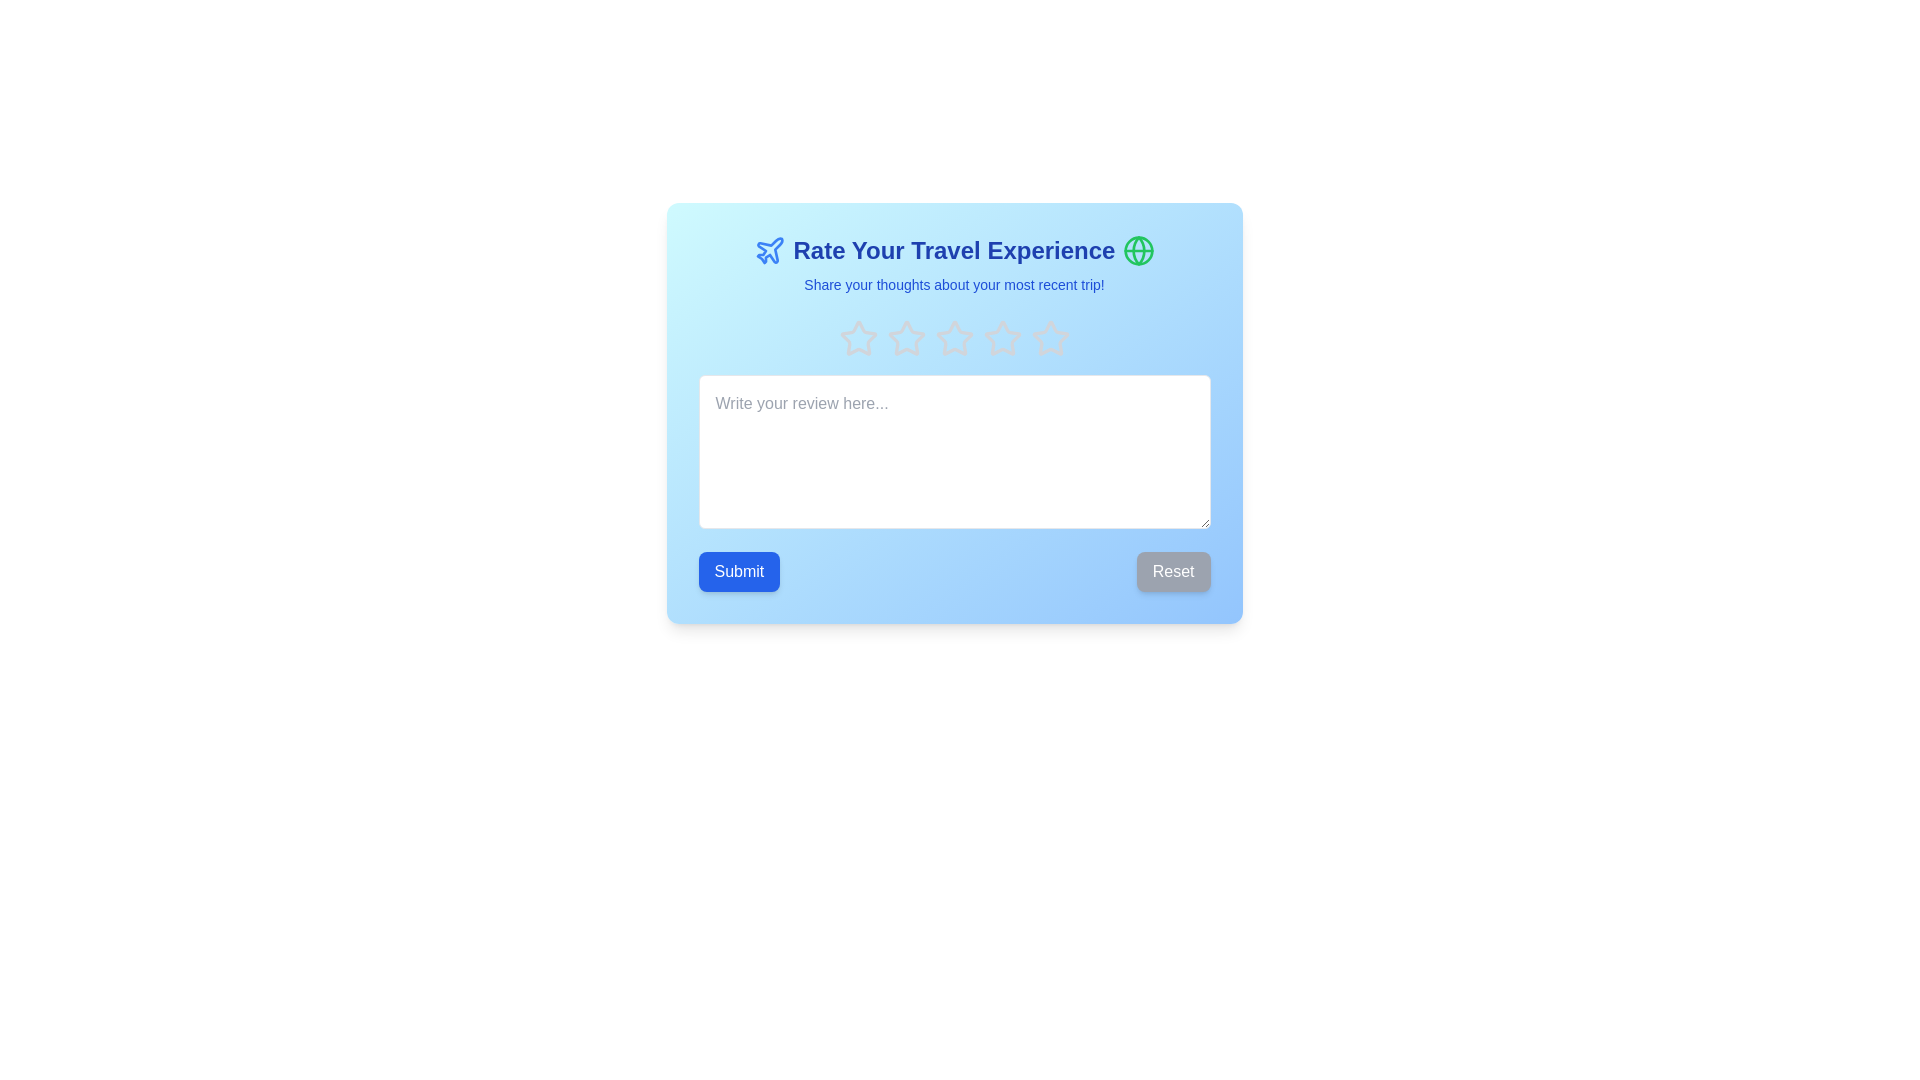  What do you see at coordinates (953, 337) in the screenshot?
I see `the third rating star, which is a star-shaped figure with a light gray outline, centrally located in a row of five stars at the top of the feedback form` at bounding box center [953, 337].